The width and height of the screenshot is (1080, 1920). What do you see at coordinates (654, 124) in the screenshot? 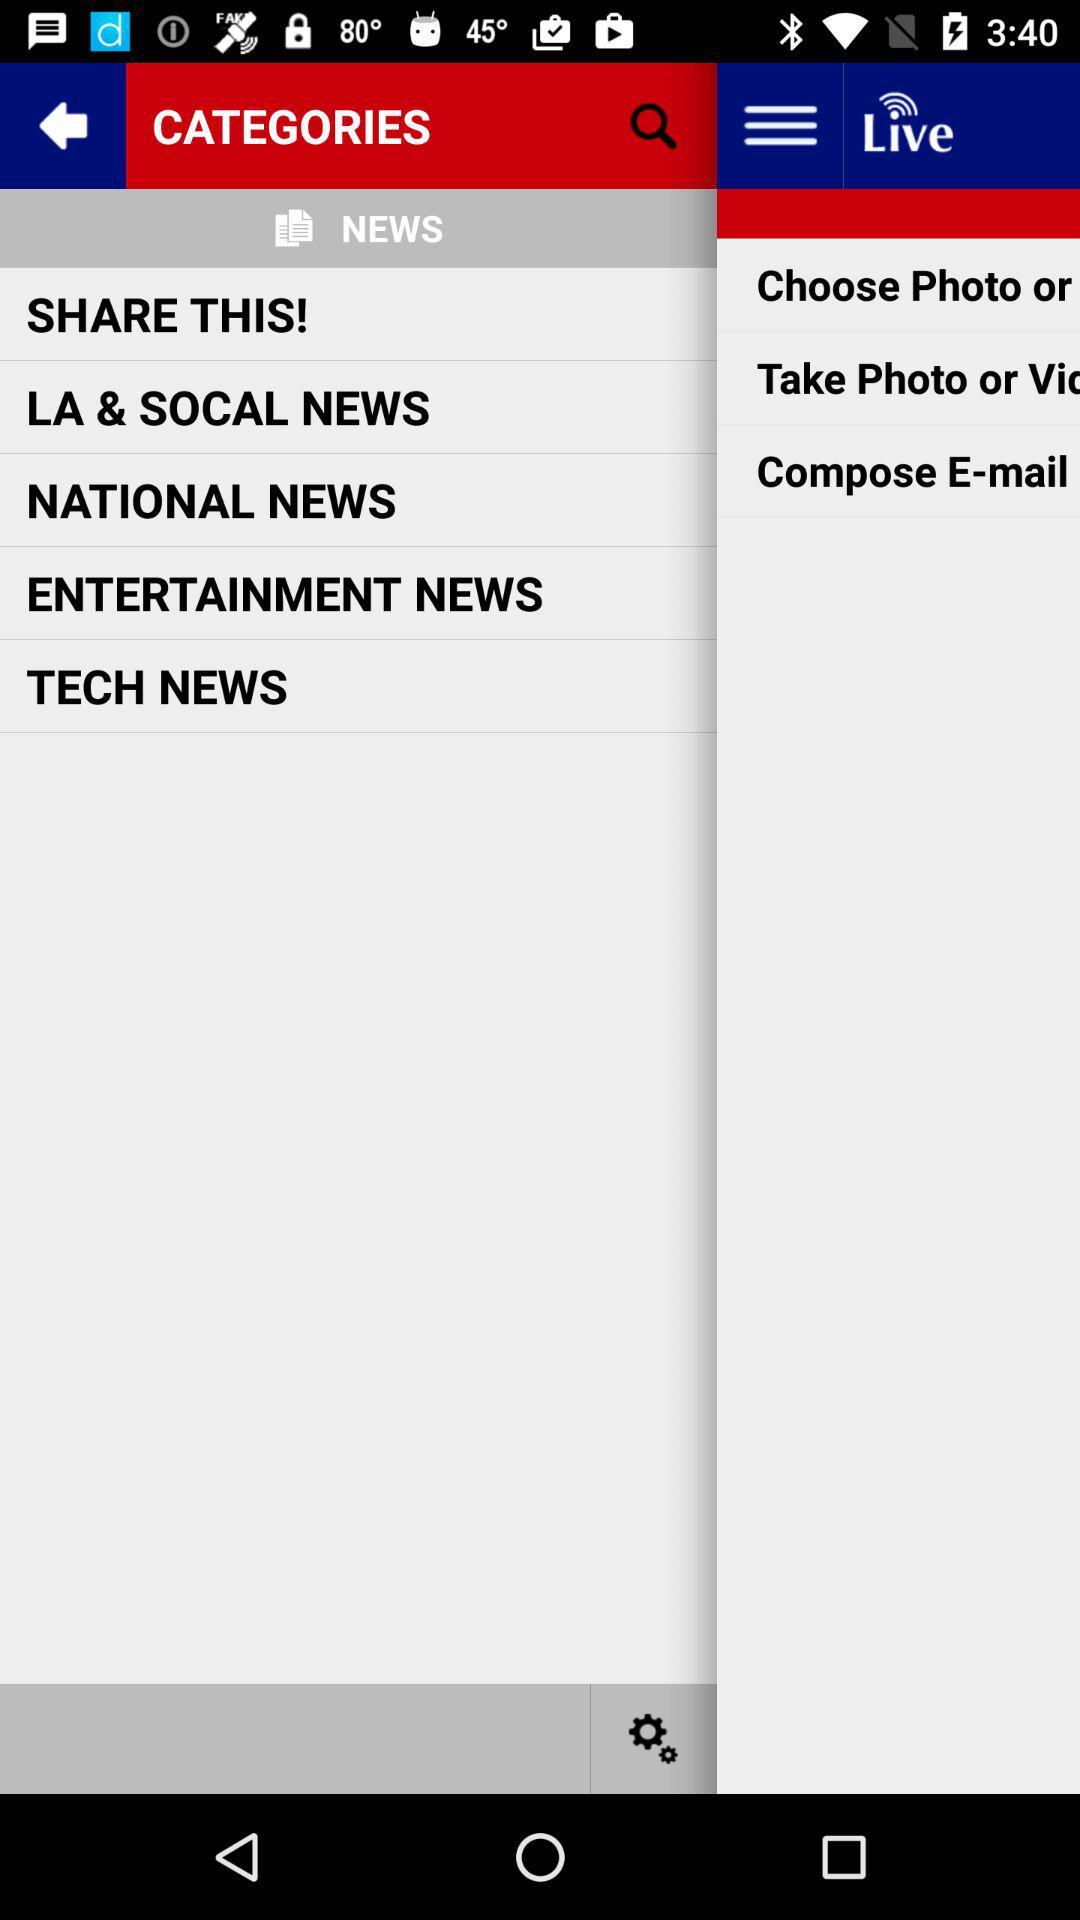
I see `the item to the right of the news icon` at bounding box center [654, 124].